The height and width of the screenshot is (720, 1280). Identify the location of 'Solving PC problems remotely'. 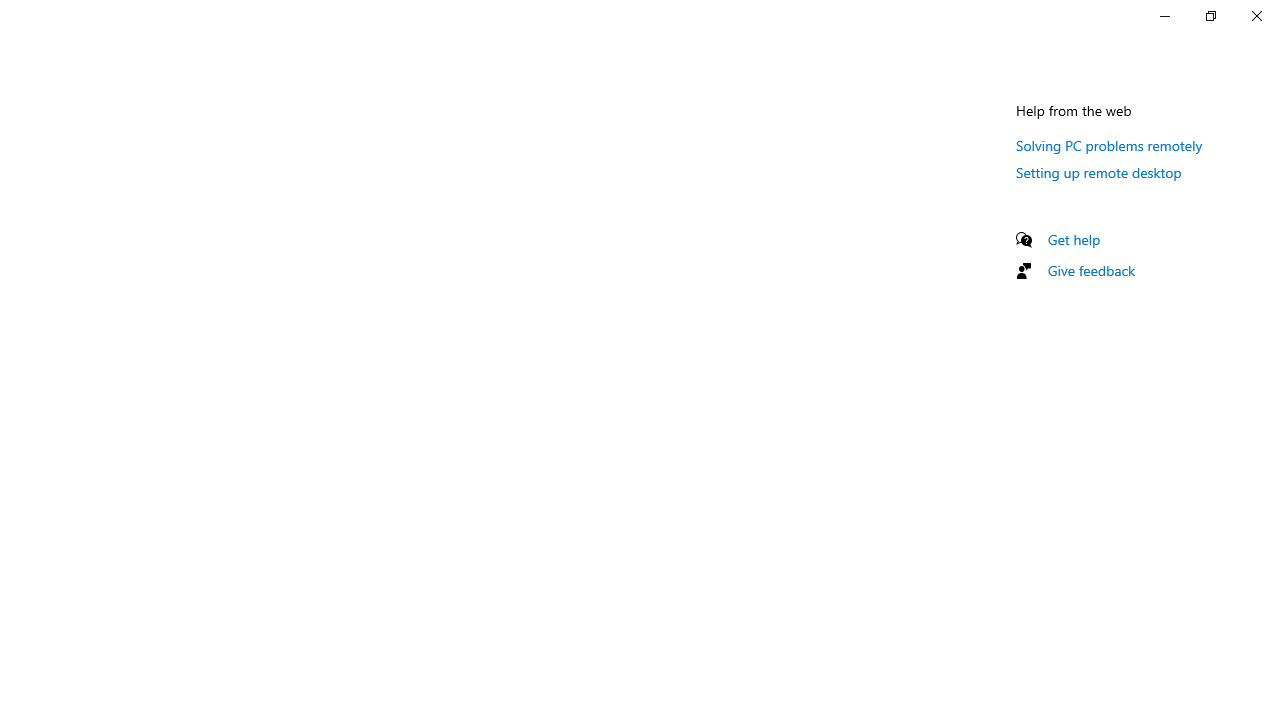
(1108, 144).